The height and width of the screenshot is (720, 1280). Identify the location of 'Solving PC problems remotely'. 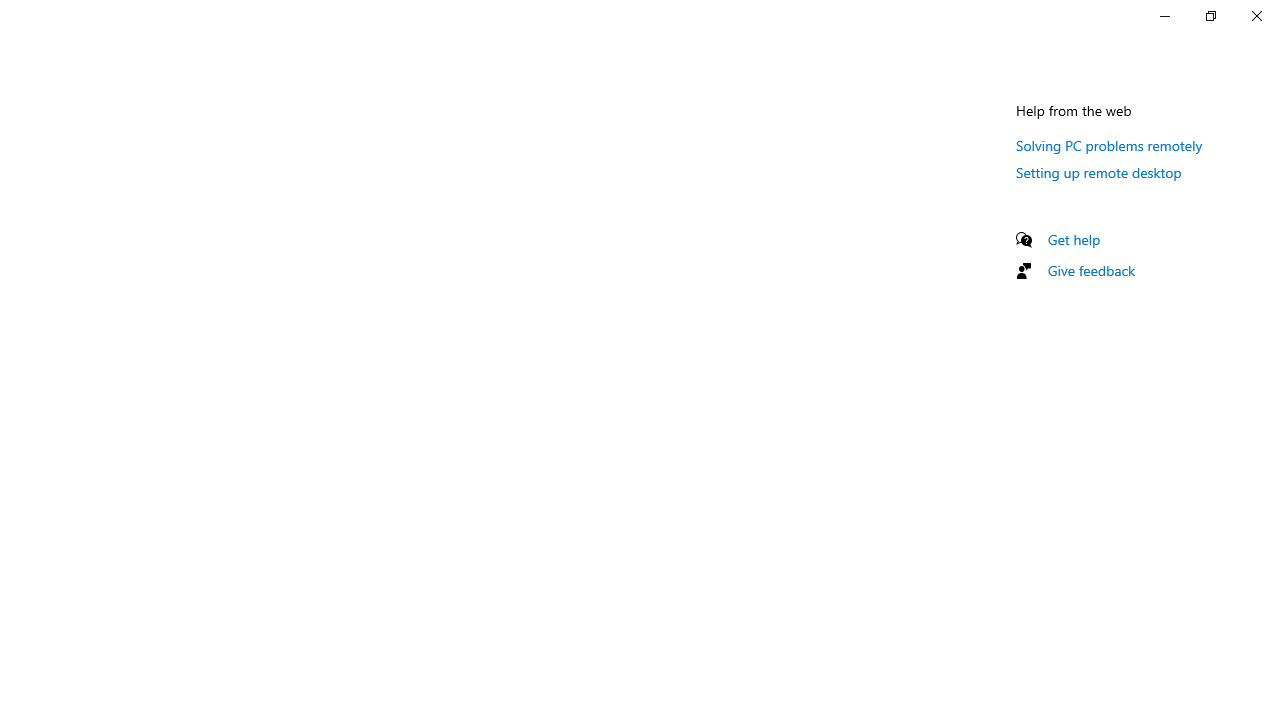
(1108, 144).